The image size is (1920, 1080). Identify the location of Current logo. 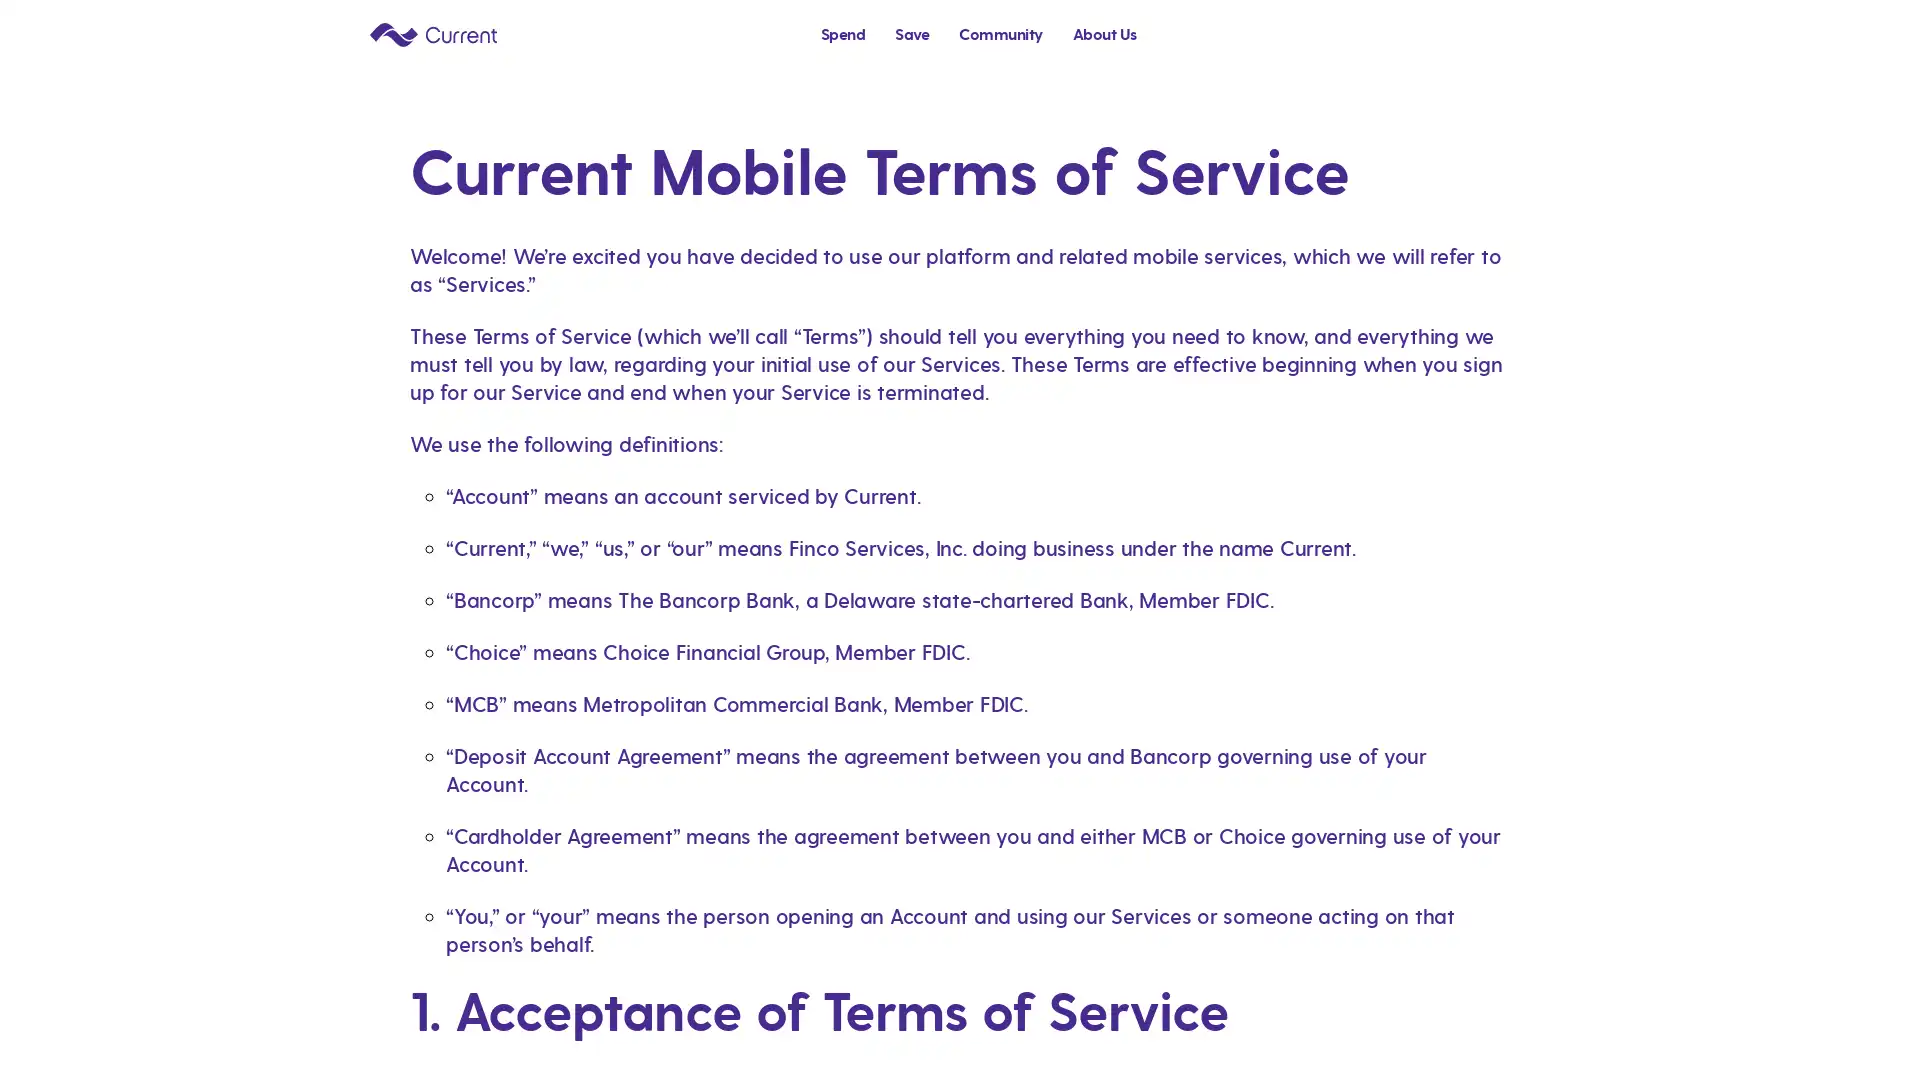
(432, 33).